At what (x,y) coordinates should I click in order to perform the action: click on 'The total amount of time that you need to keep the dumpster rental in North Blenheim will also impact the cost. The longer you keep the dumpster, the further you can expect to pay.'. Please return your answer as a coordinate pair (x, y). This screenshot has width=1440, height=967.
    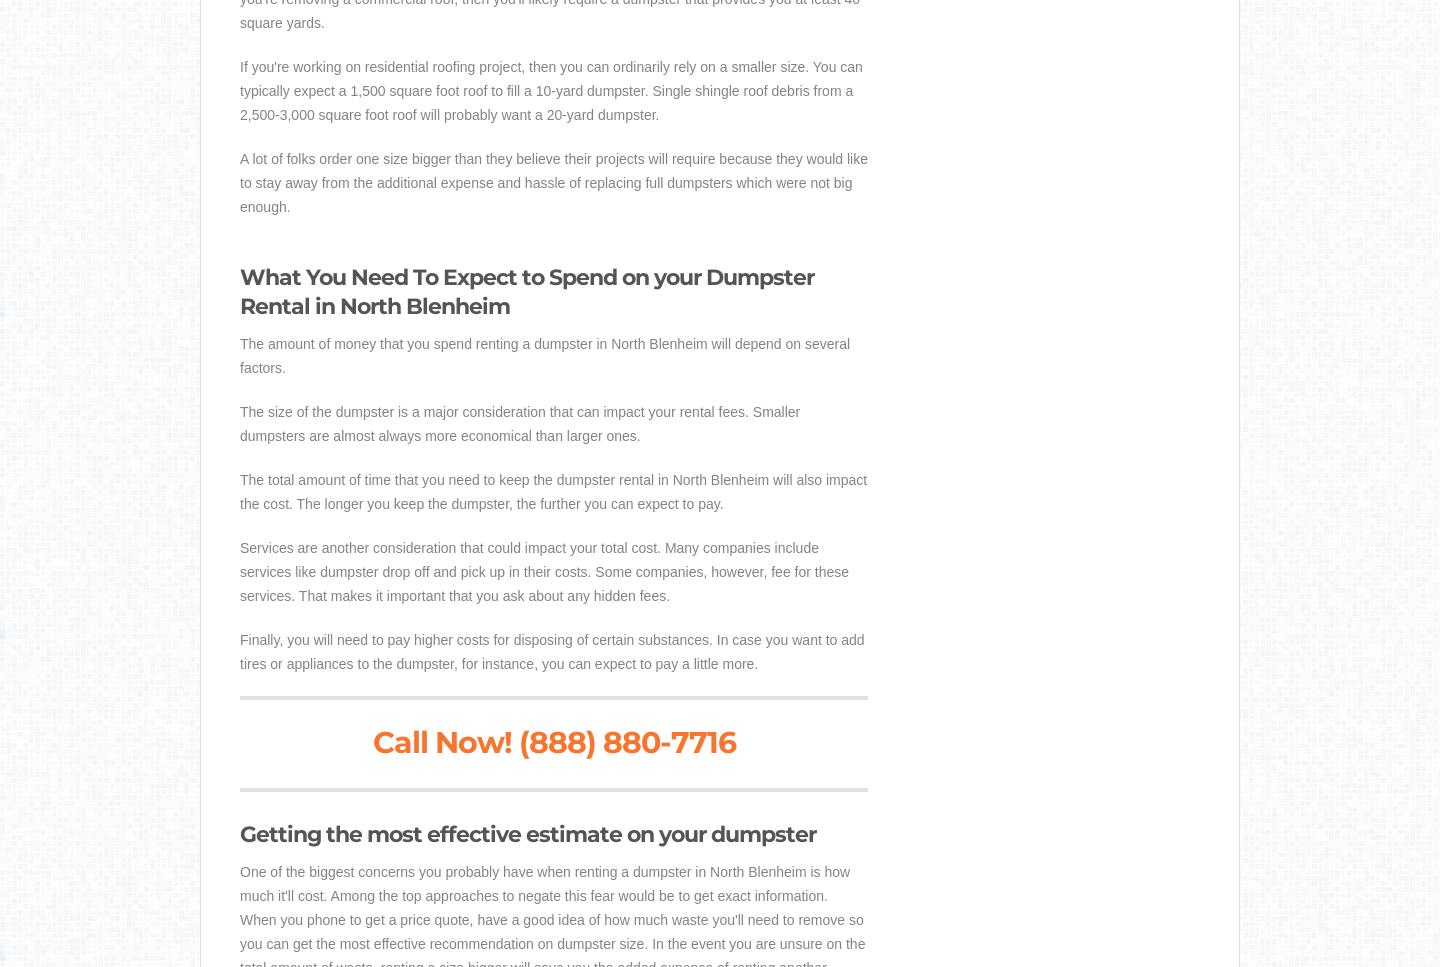
    Looking at the image, I should click on (553, 491).